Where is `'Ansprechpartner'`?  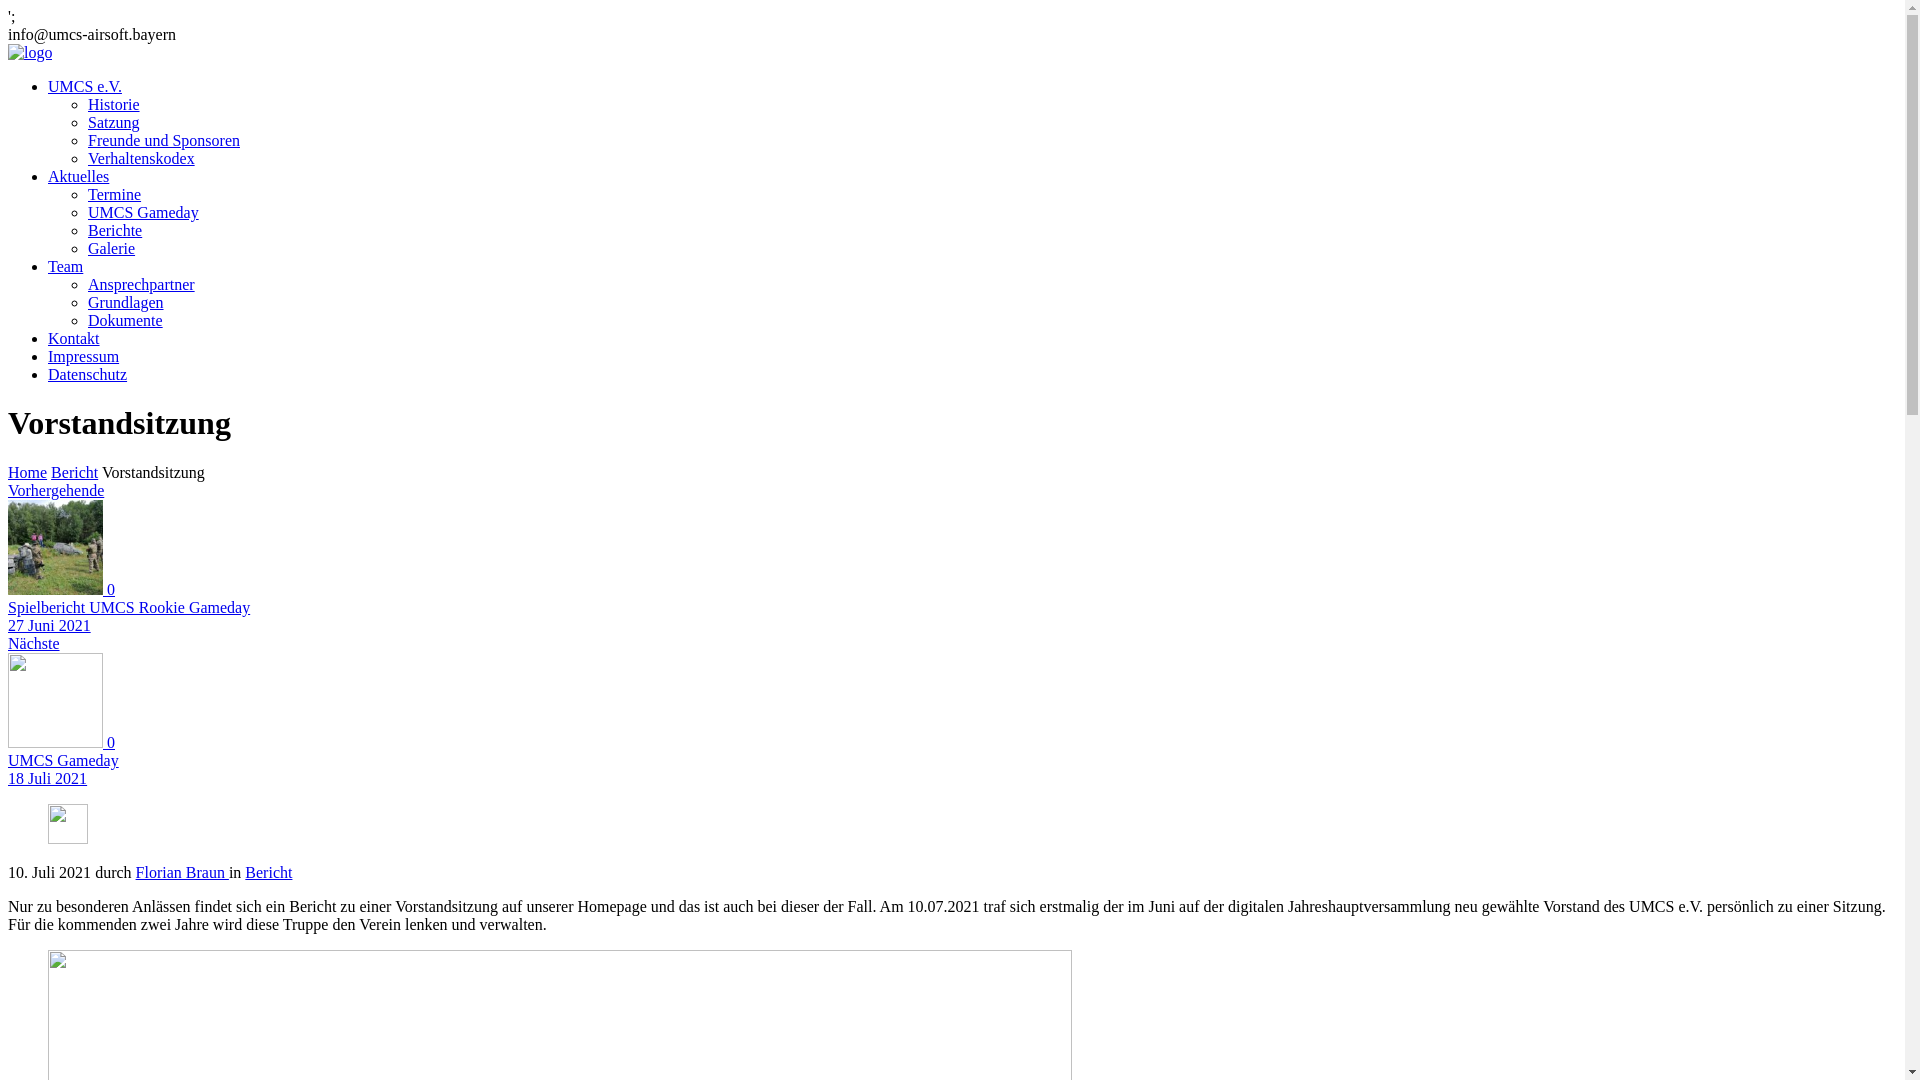
'Ansprechpartner' is located at coordinates (140, 284).